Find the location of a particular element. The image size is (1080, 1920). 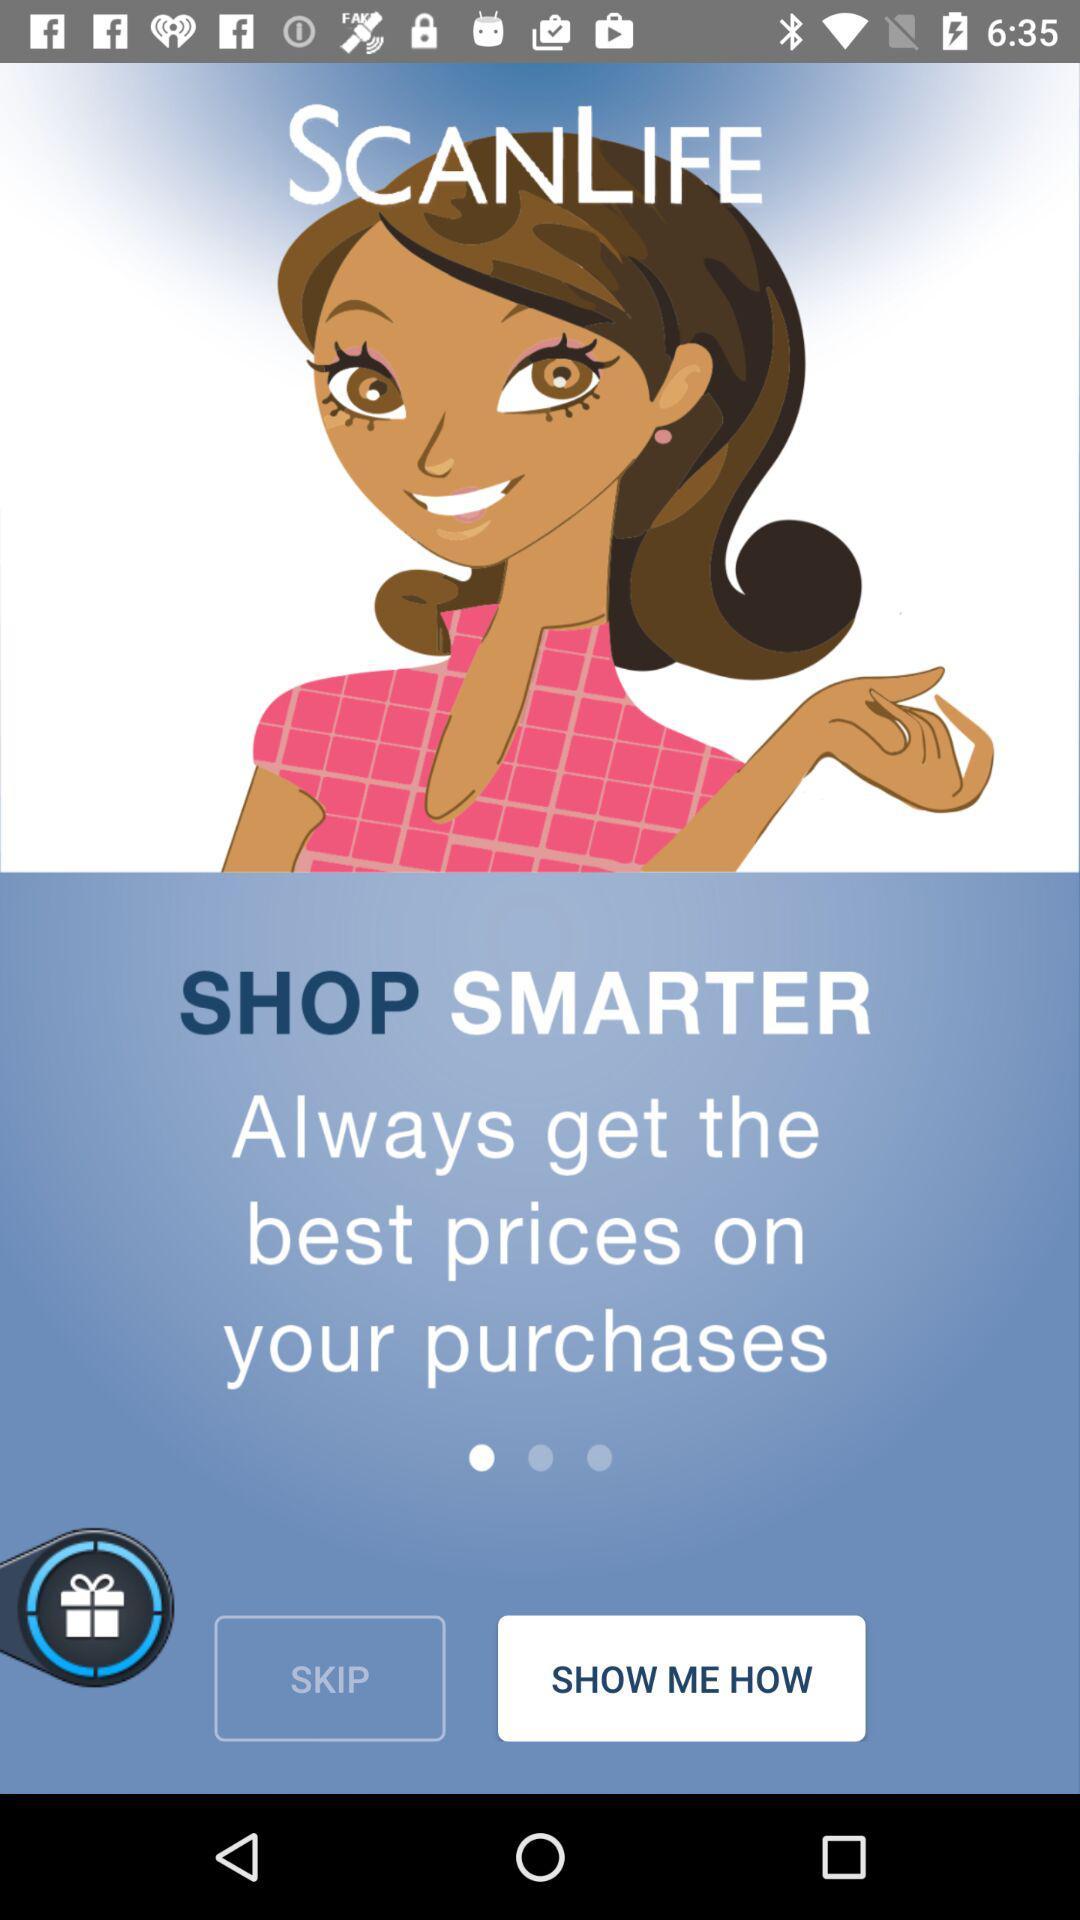

click gift button is located at coordinates (156, 1631).